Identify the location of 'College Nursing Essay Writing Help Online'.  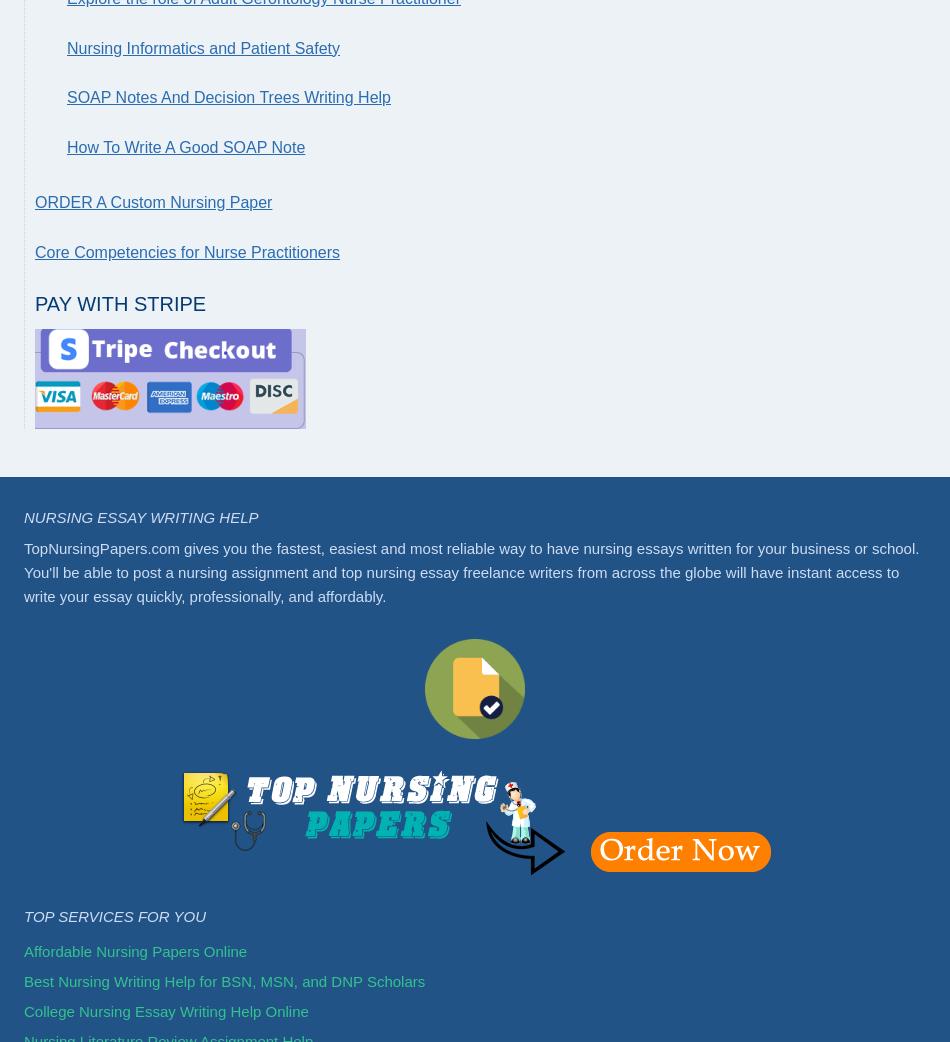
(165, 1010).